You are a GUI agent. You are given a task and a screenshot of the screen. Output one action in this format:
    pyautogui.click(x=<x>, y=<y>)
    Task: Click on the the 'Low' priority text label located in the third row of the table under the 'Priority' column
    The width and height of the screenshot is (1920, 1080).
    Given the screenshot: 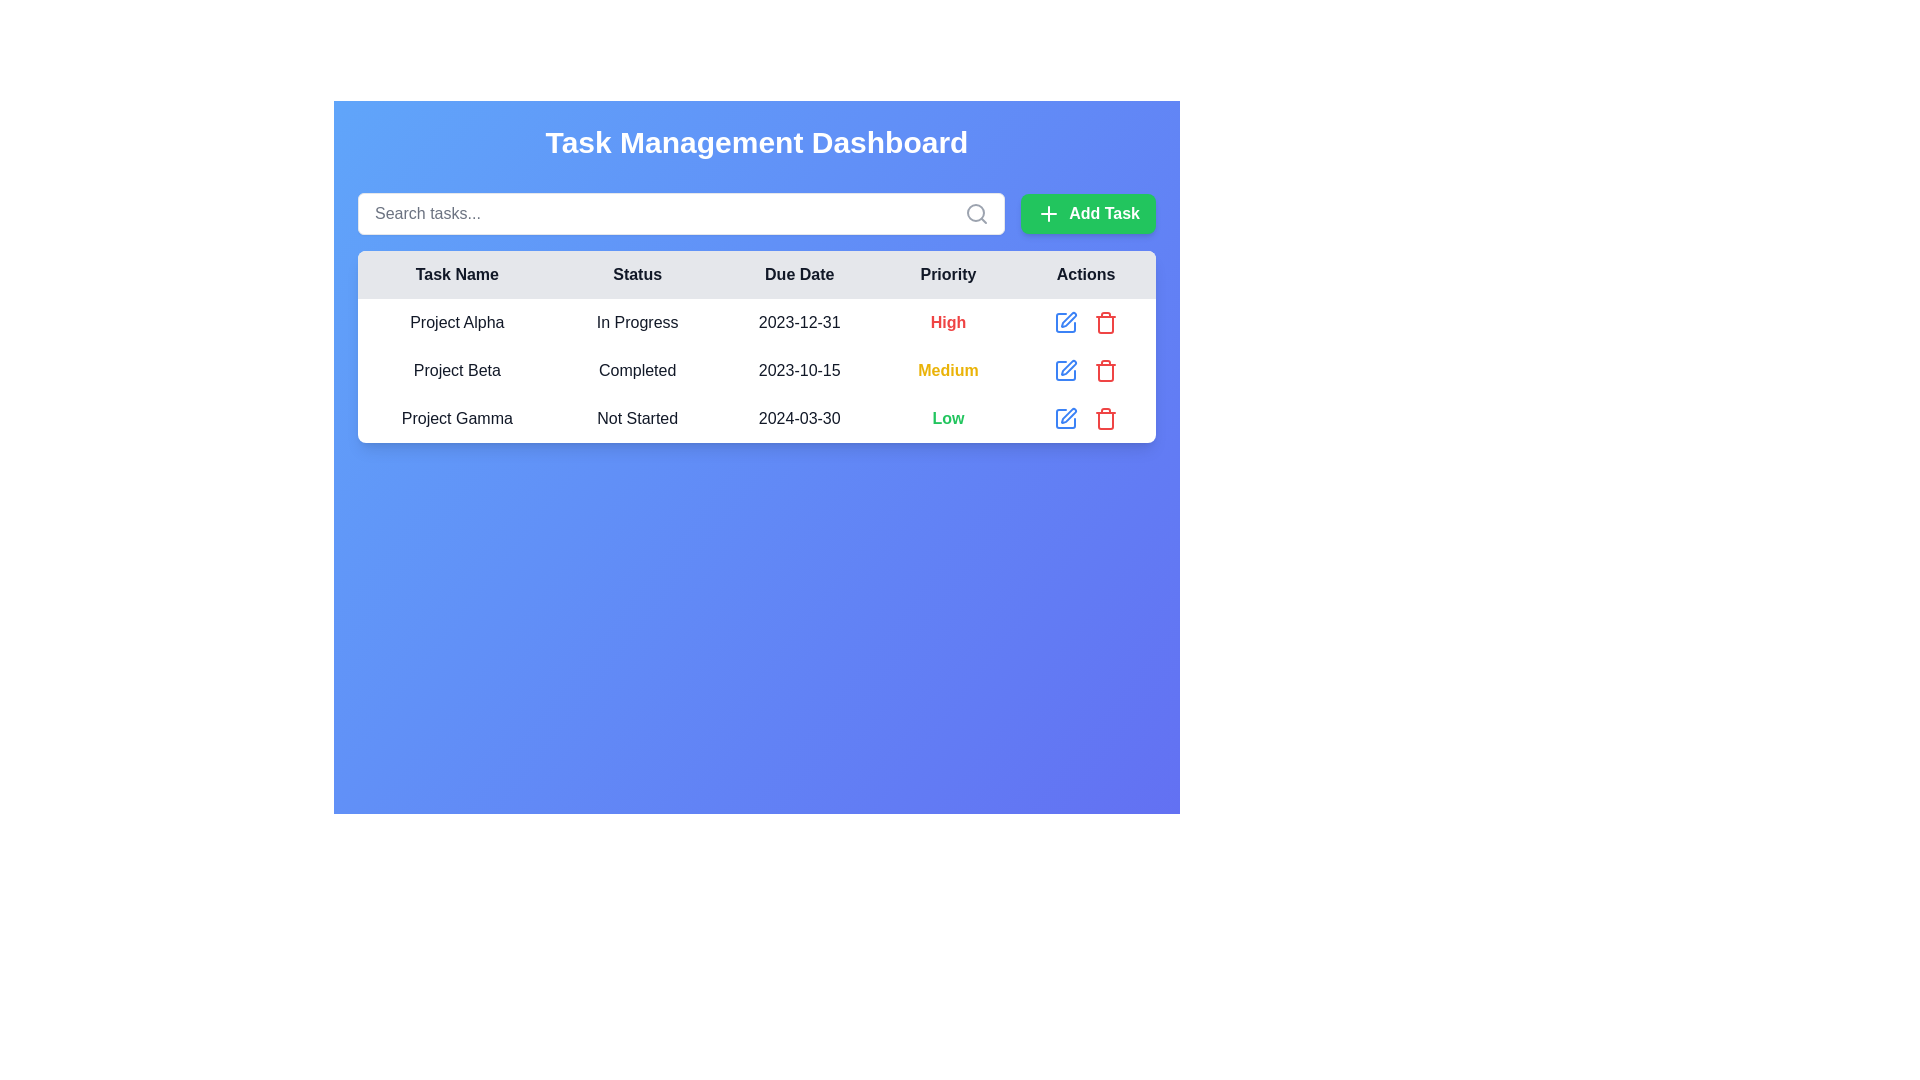 What is the action you would take?
    pyautogui.click(x=947, y=417)
    